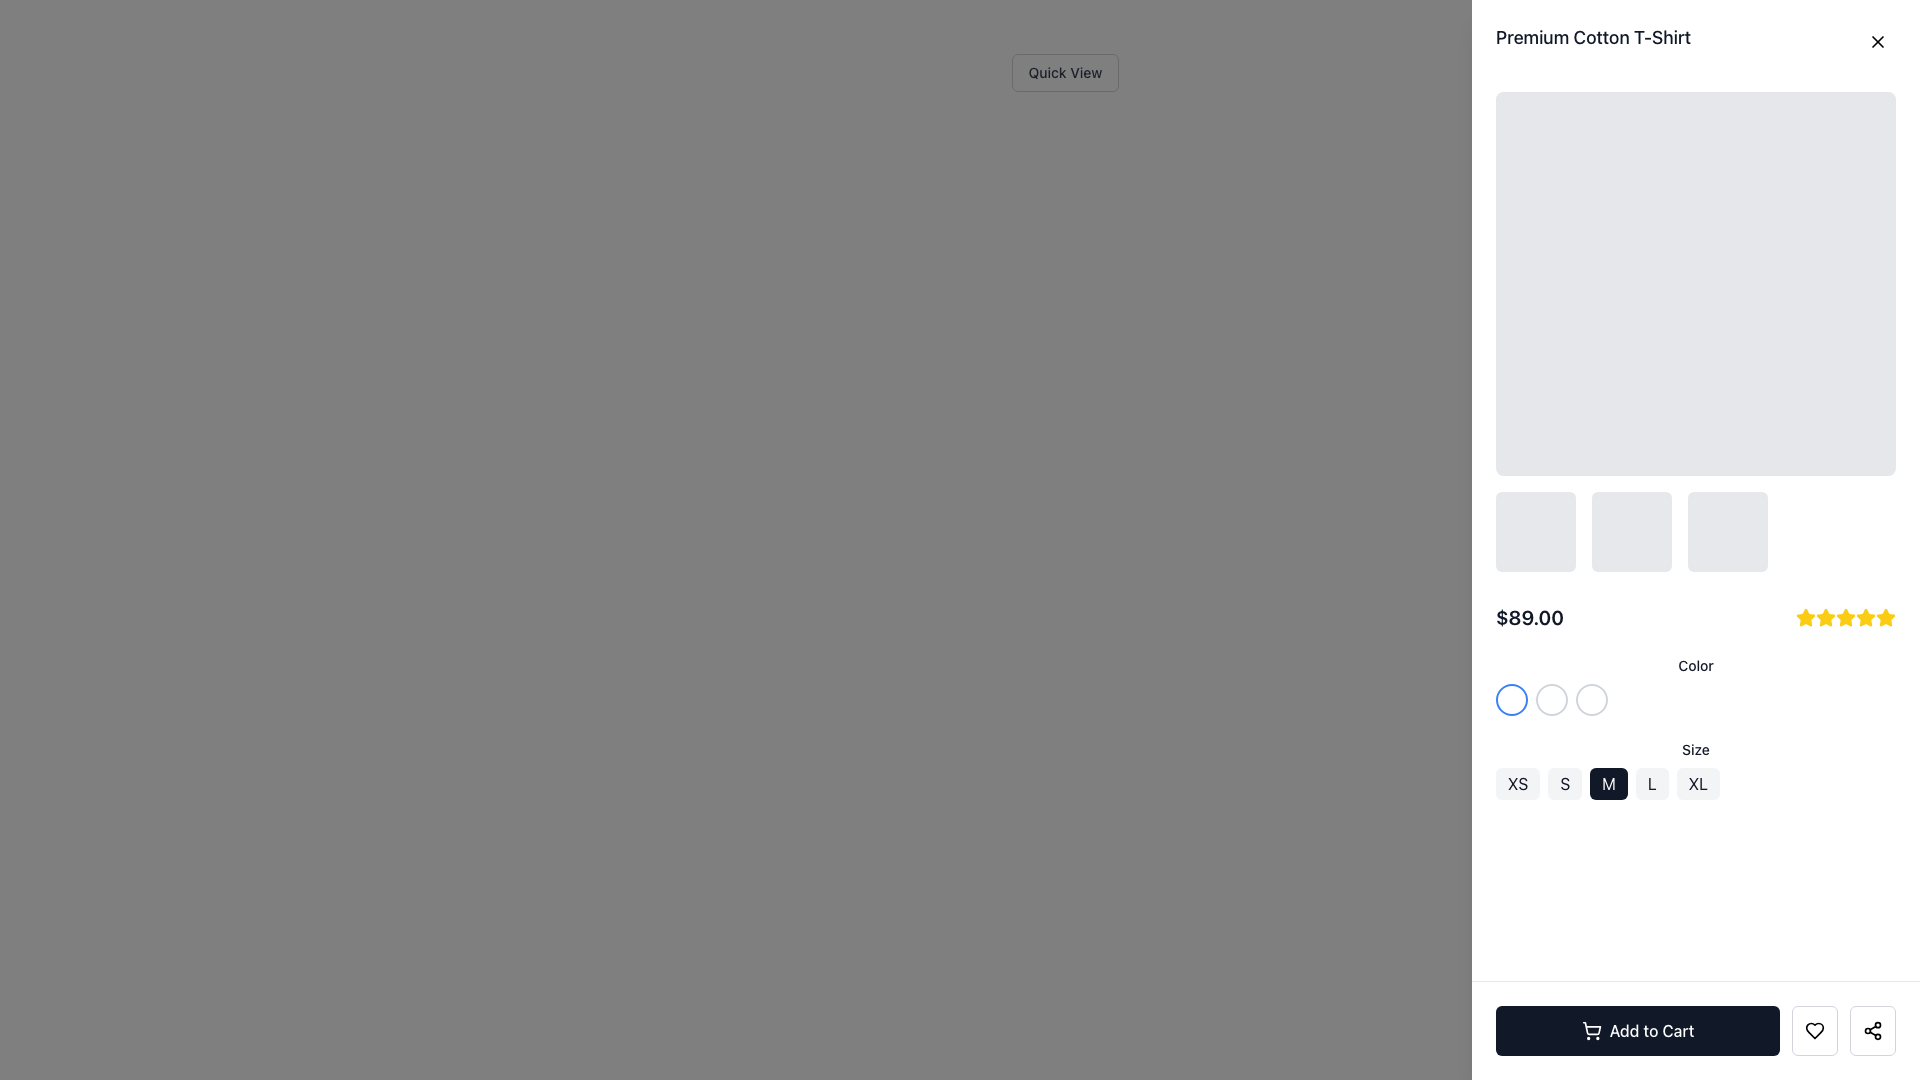 This screenshot has height=1080, width=1920. I want to click on the fifth star icon, so click(1865, 616).